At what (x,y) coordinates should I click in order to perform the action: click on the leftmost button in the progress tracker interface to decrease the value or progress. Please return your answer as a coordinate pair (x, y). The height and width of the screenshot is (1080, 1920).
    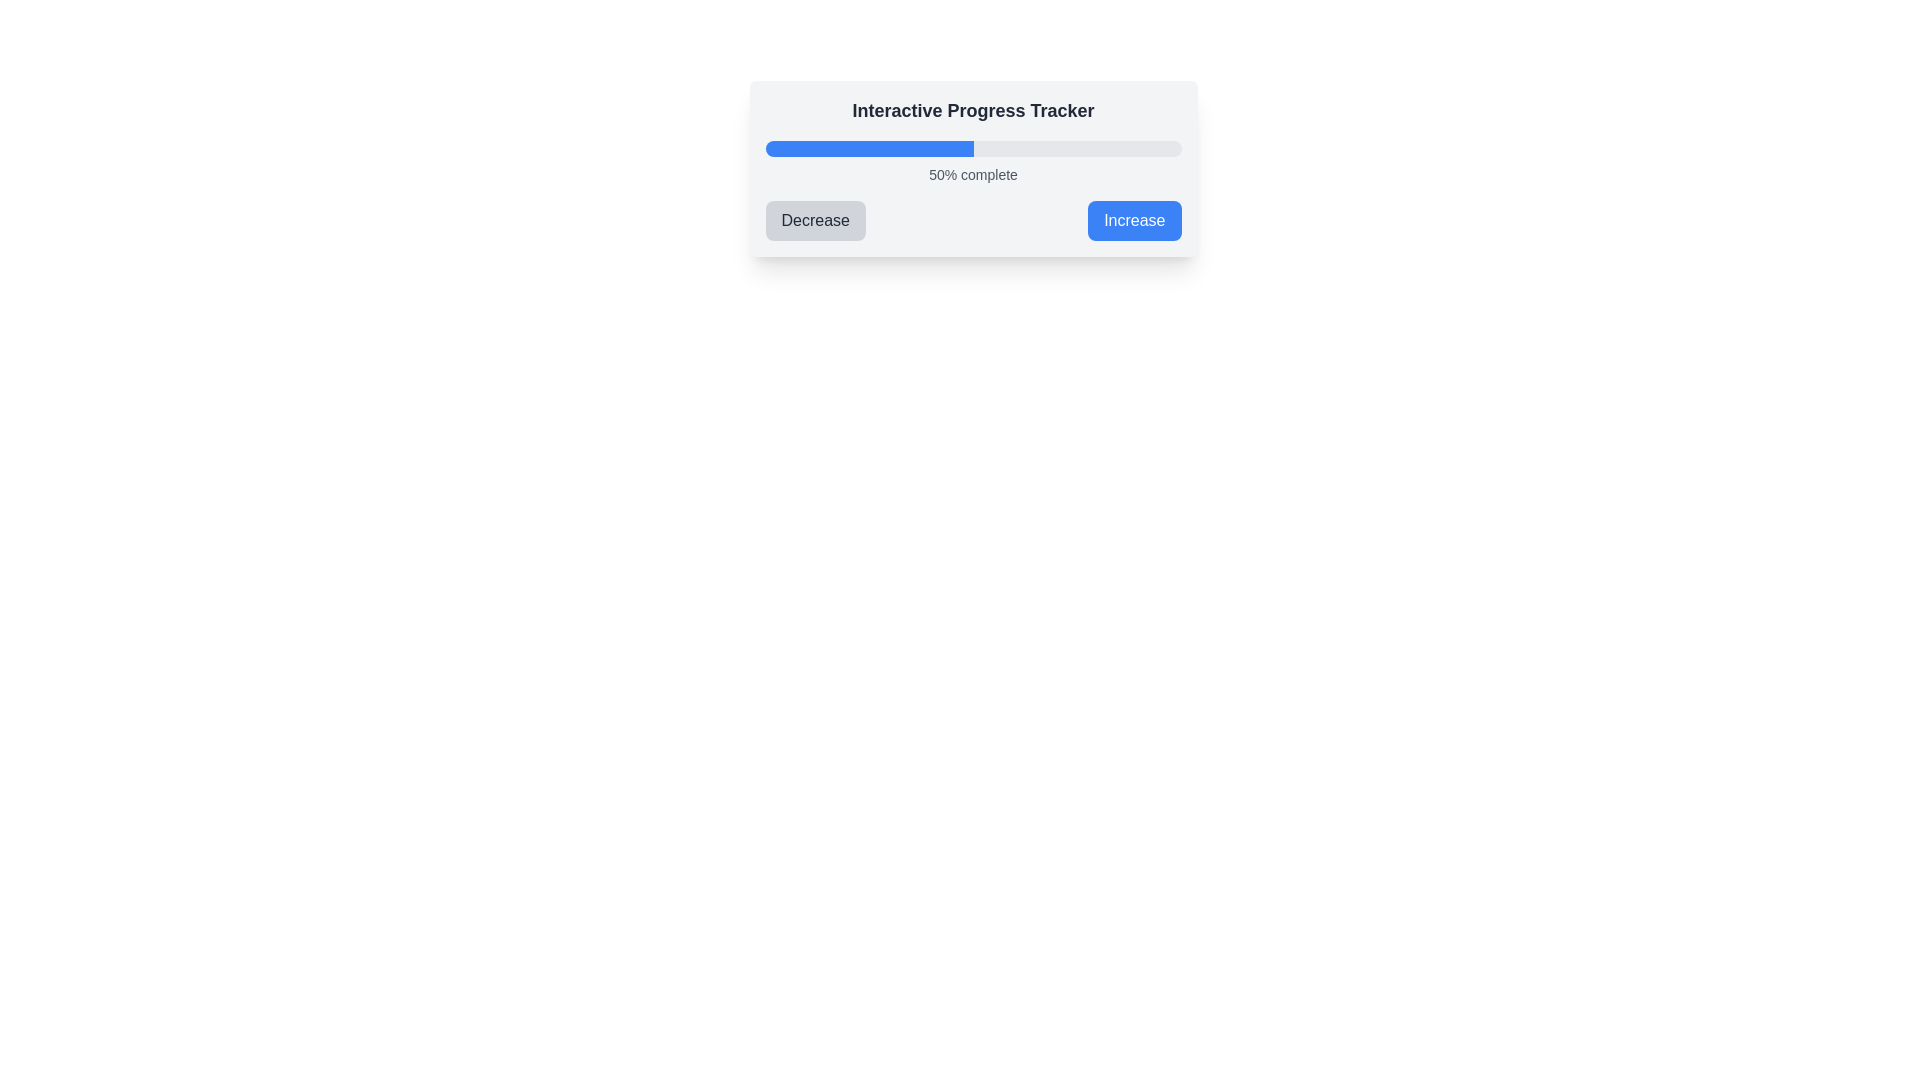
    Looking at the image, I should click on (815, 220).